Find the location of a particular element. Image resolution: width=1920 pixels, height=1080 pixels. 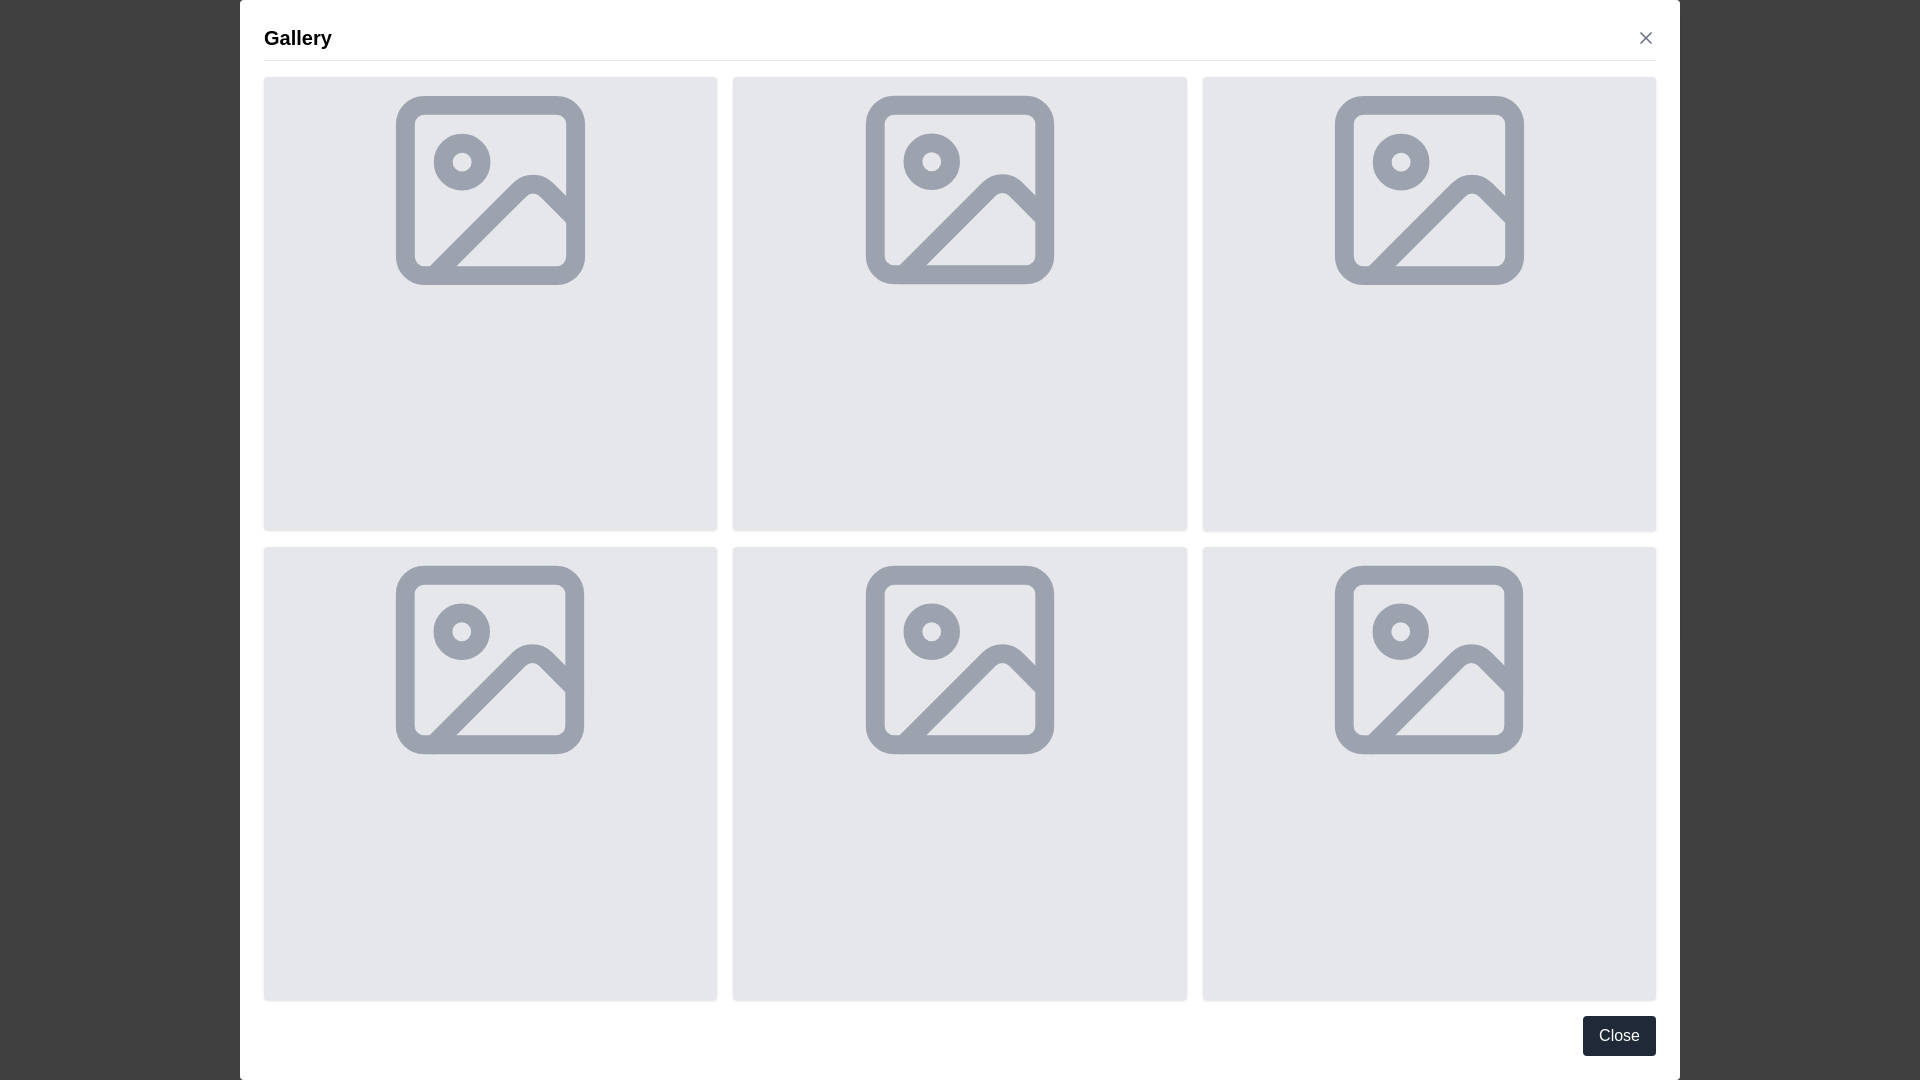

the 'Close' button, which is a rectangular button with slightly rounded corners displaying the text 'Close' in white on a dark gray background, located at the bottom-right corner of the modal window is located at coordinates (1619, 1035).